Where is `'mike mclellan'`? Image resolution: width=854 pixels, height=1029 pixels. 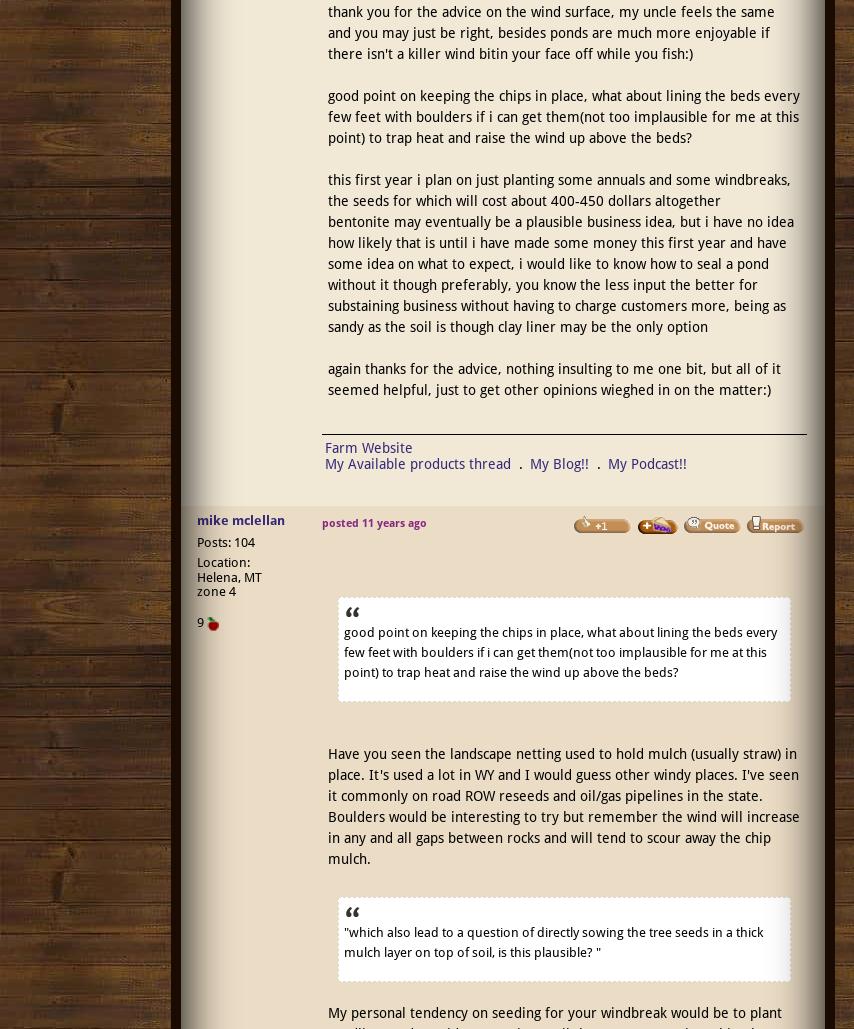
'mike mclellan' is located at coordinates (239, 519).